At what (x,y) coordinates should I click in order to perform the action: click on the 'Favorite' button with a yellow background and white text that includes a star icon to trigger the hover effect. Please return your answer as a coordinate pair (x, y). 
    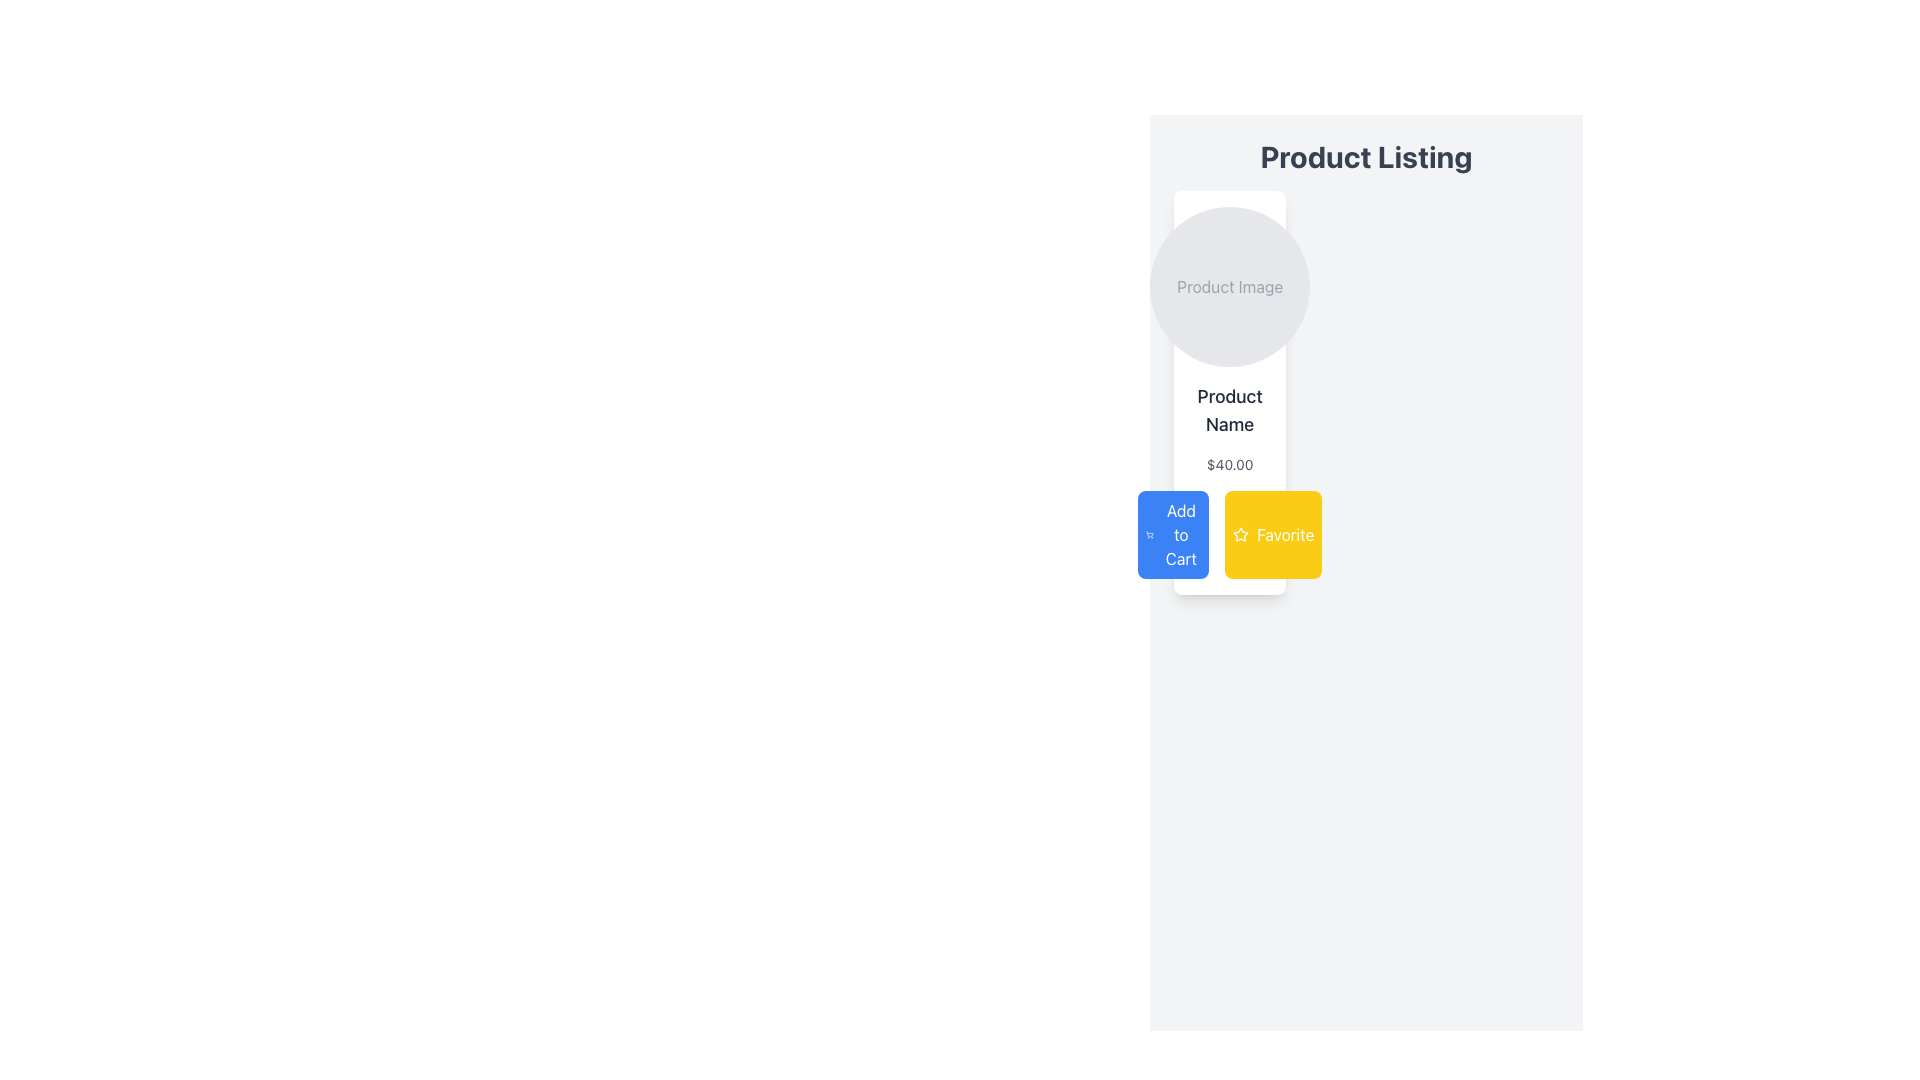
    Looking at the image, I should click on (1272, 534).